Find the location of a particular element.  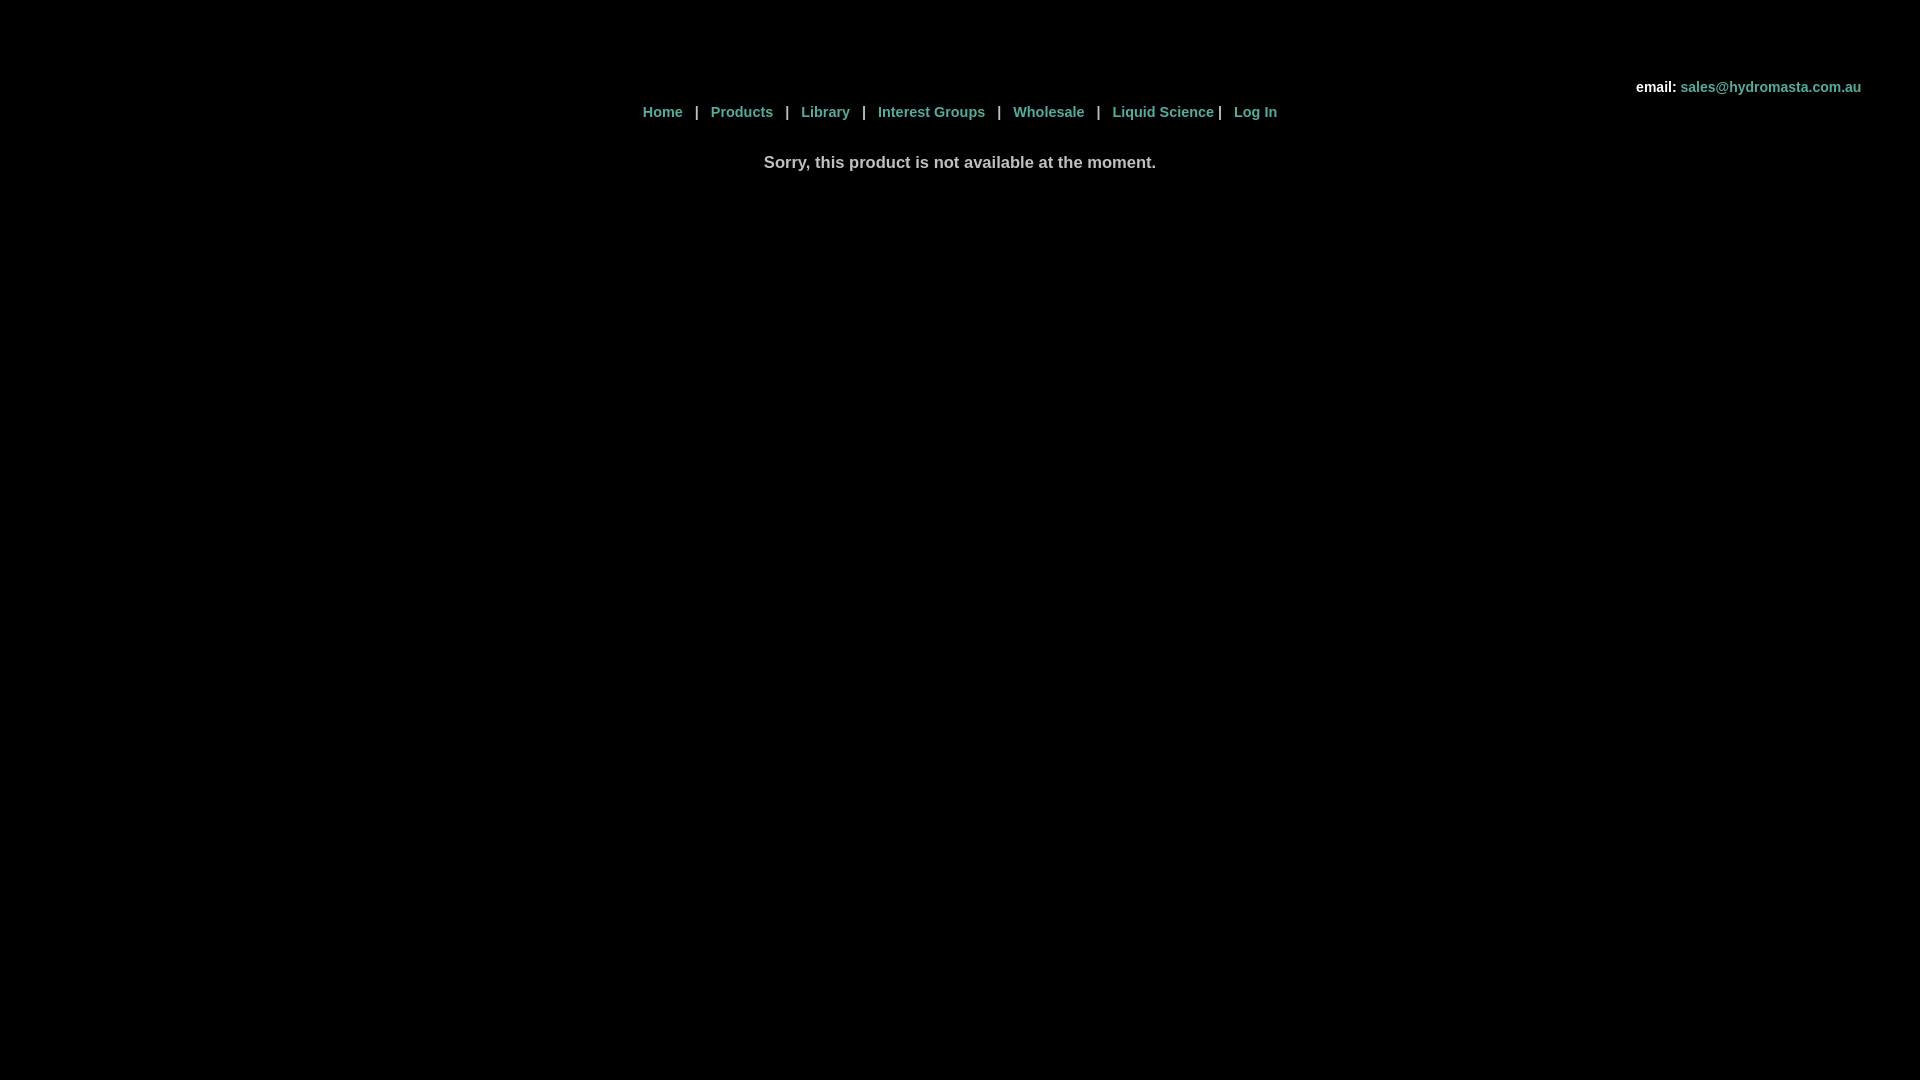

'  Wholesale  ' is located at coordinates (1047, 111).